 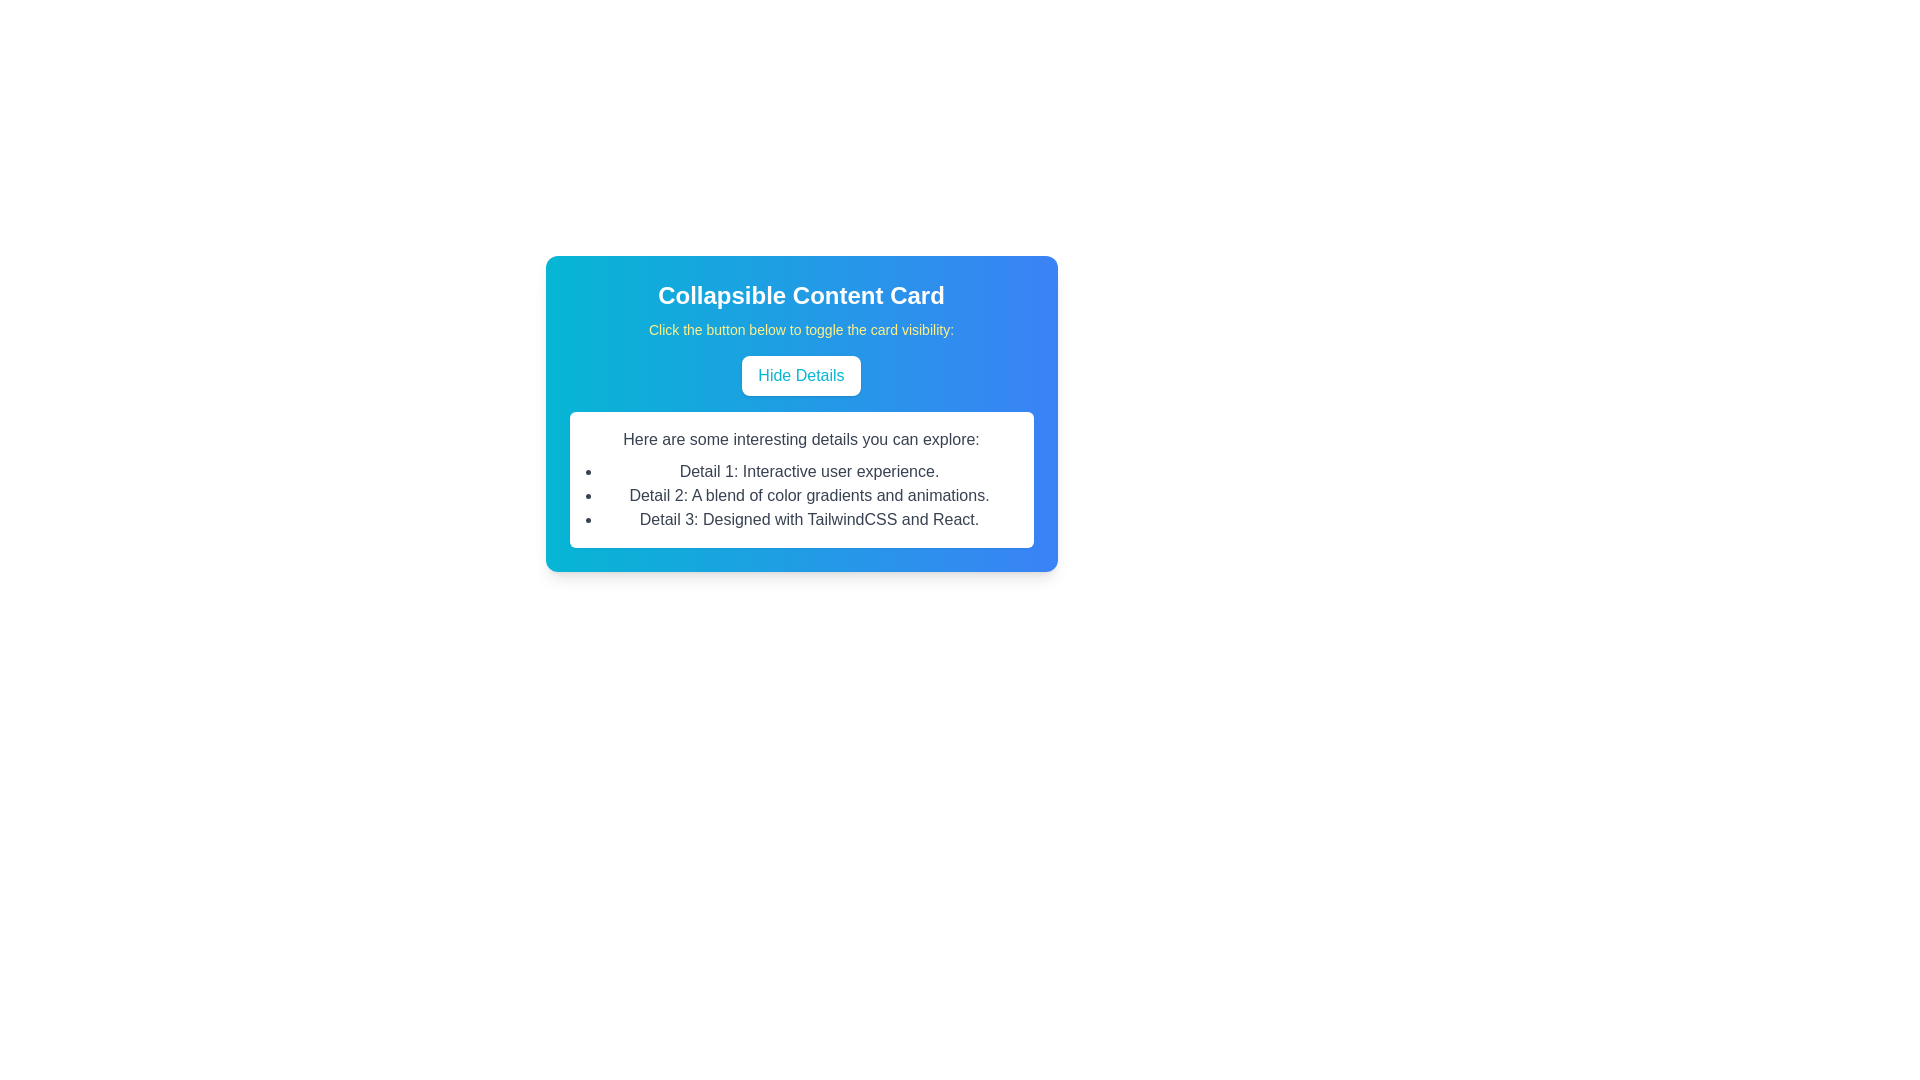 I want to click on the second list item text within the collapsible content card that describes a feature, specifically the text 'Detail 2: Offers seamless integration.', so click(x=809, y=495).